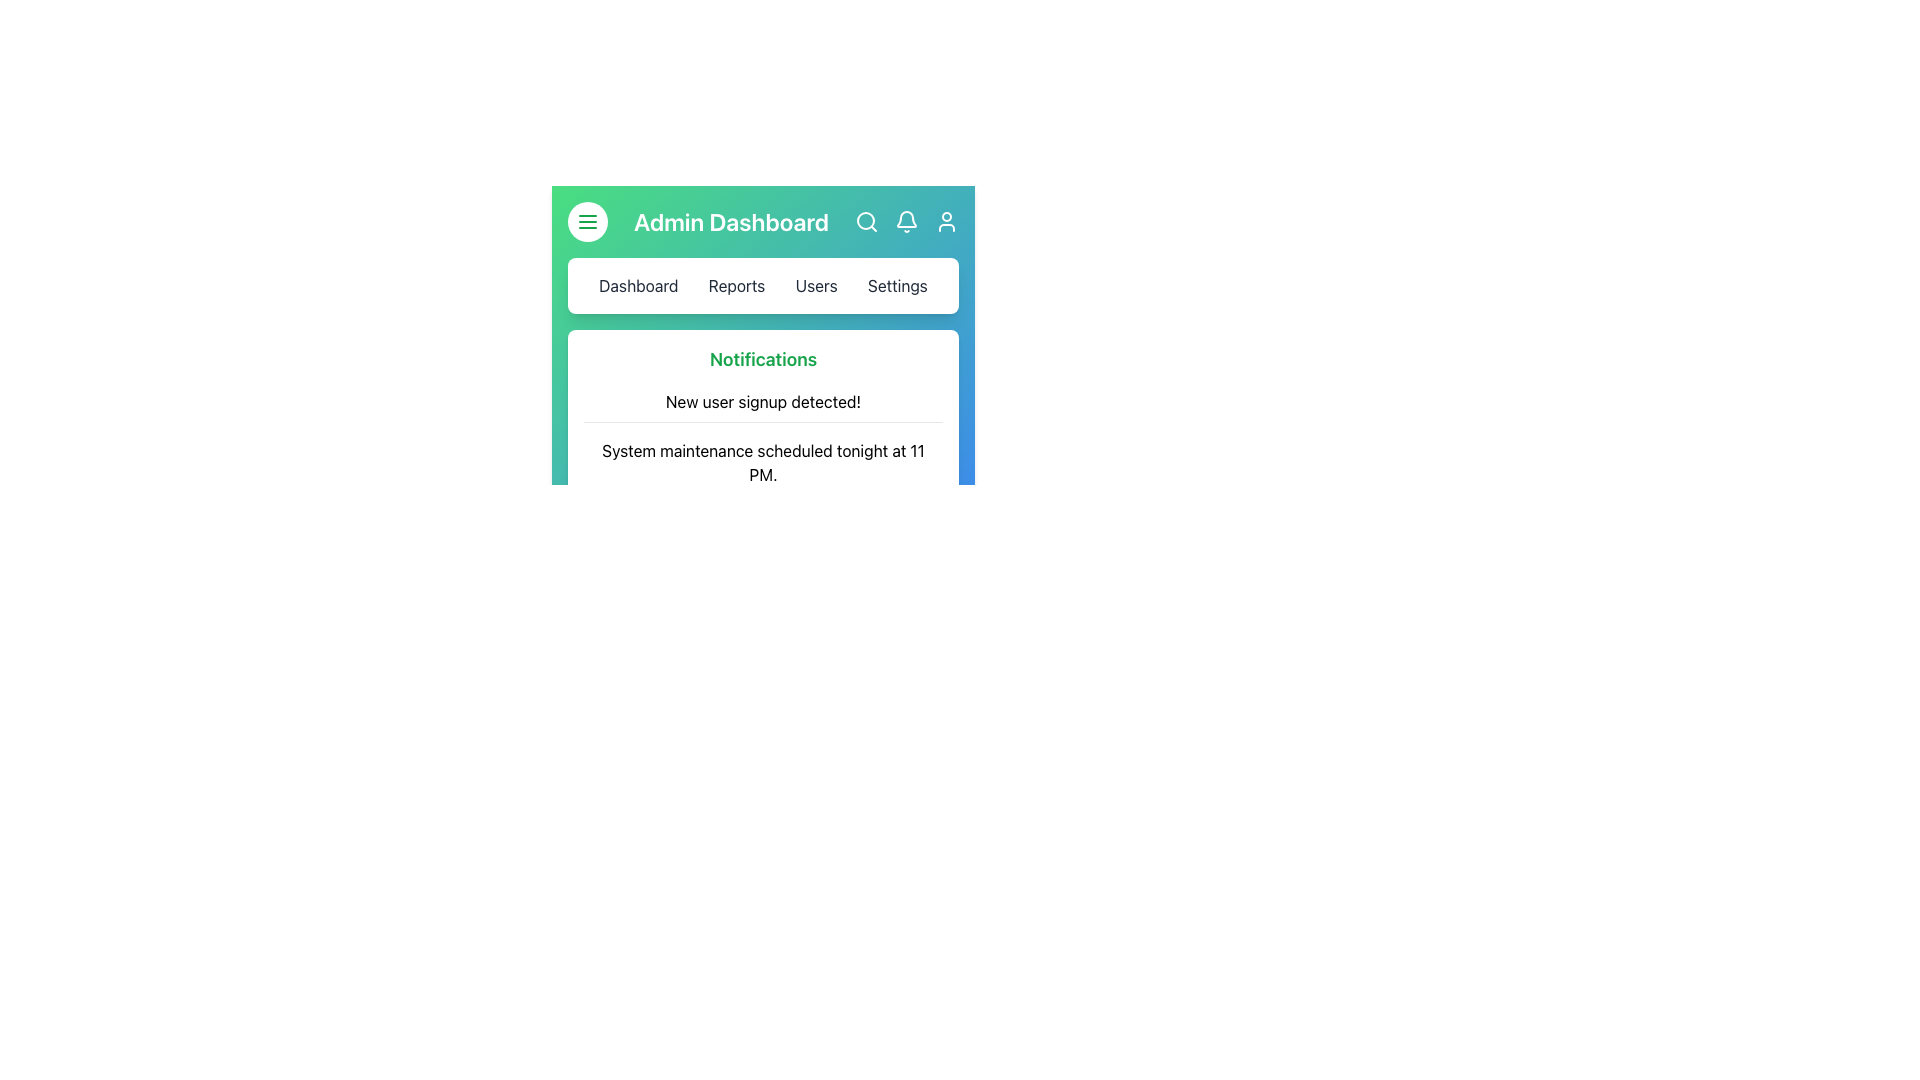 Image resolution: width=1920 pixels, height=1080 pixels. Describe the element at coordinates (762, 462) in the screenshot. I see `notifications displayed in the vertical stack of text notifications within the 'Notifications' card component` at that location.